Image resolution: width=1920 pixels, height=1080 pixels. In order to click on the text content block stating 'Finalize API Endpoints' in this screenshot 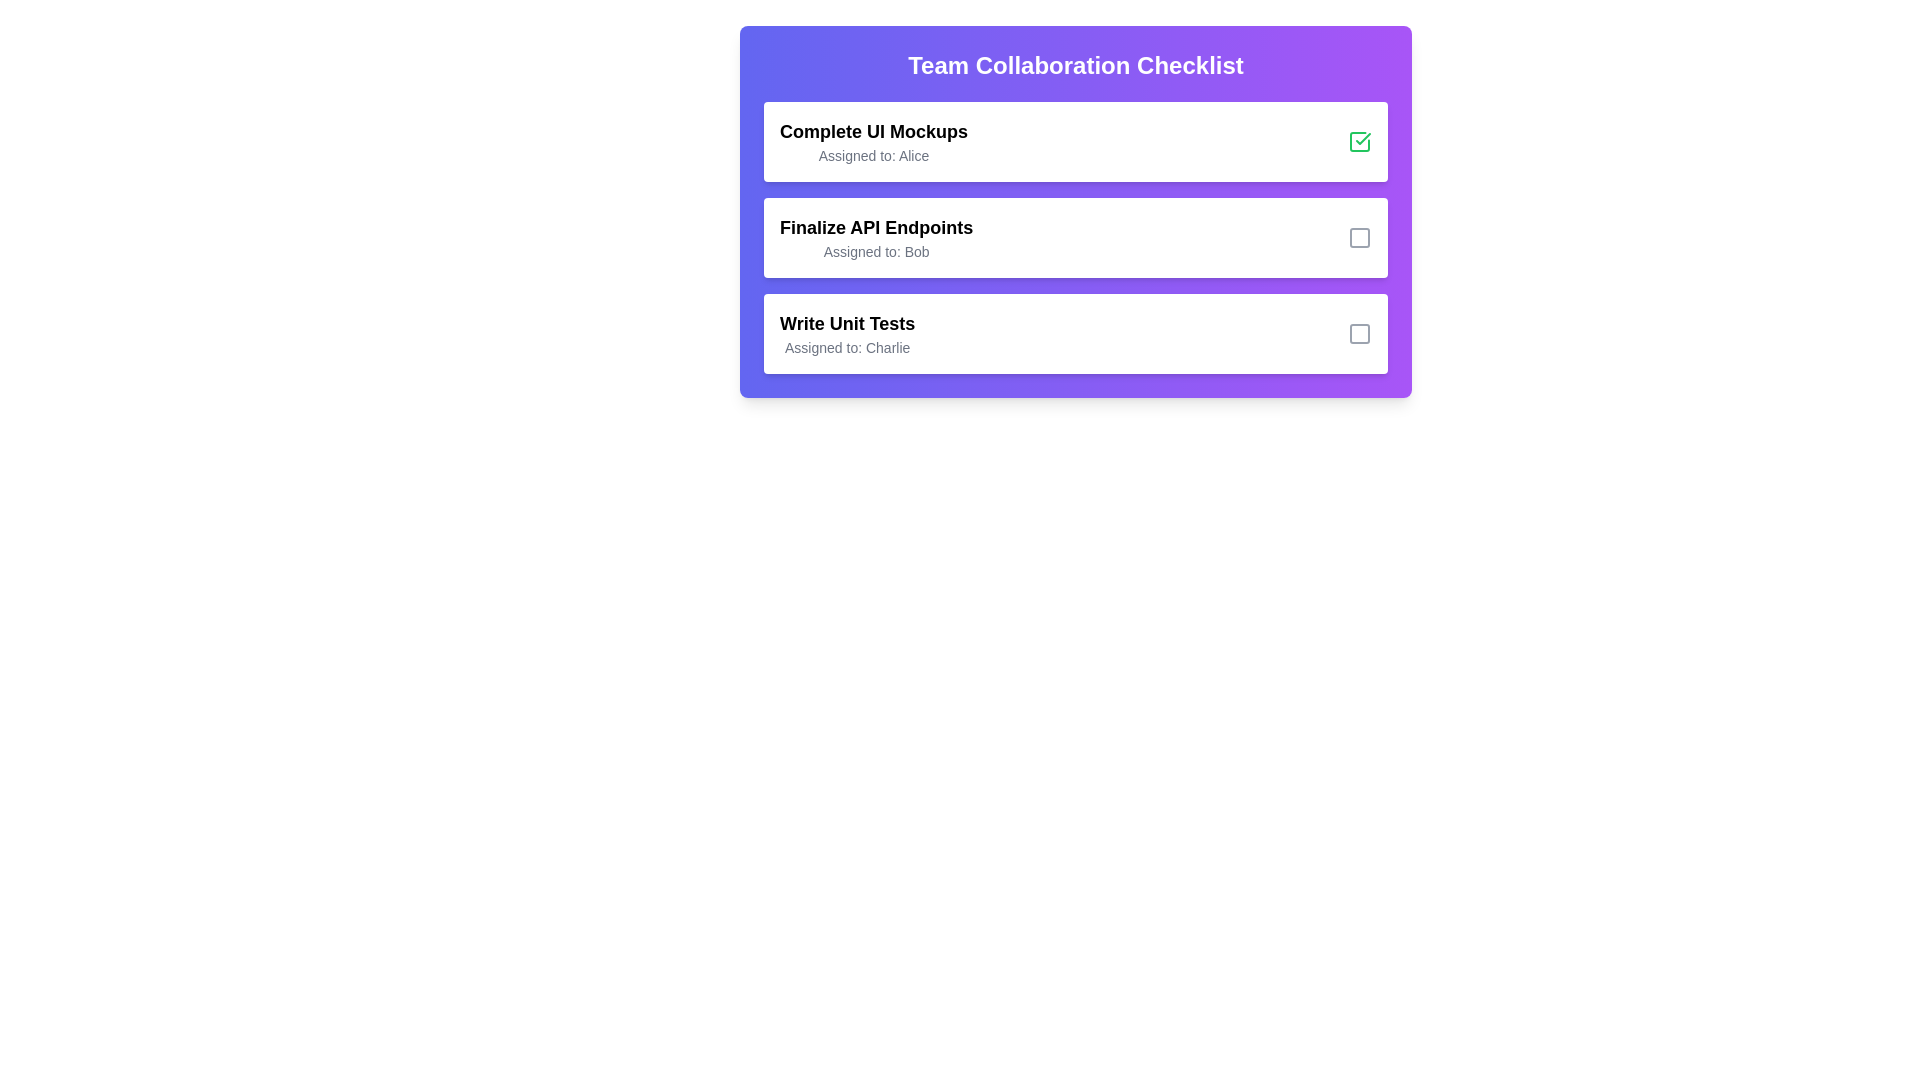, I will do `click(876, 237)`.